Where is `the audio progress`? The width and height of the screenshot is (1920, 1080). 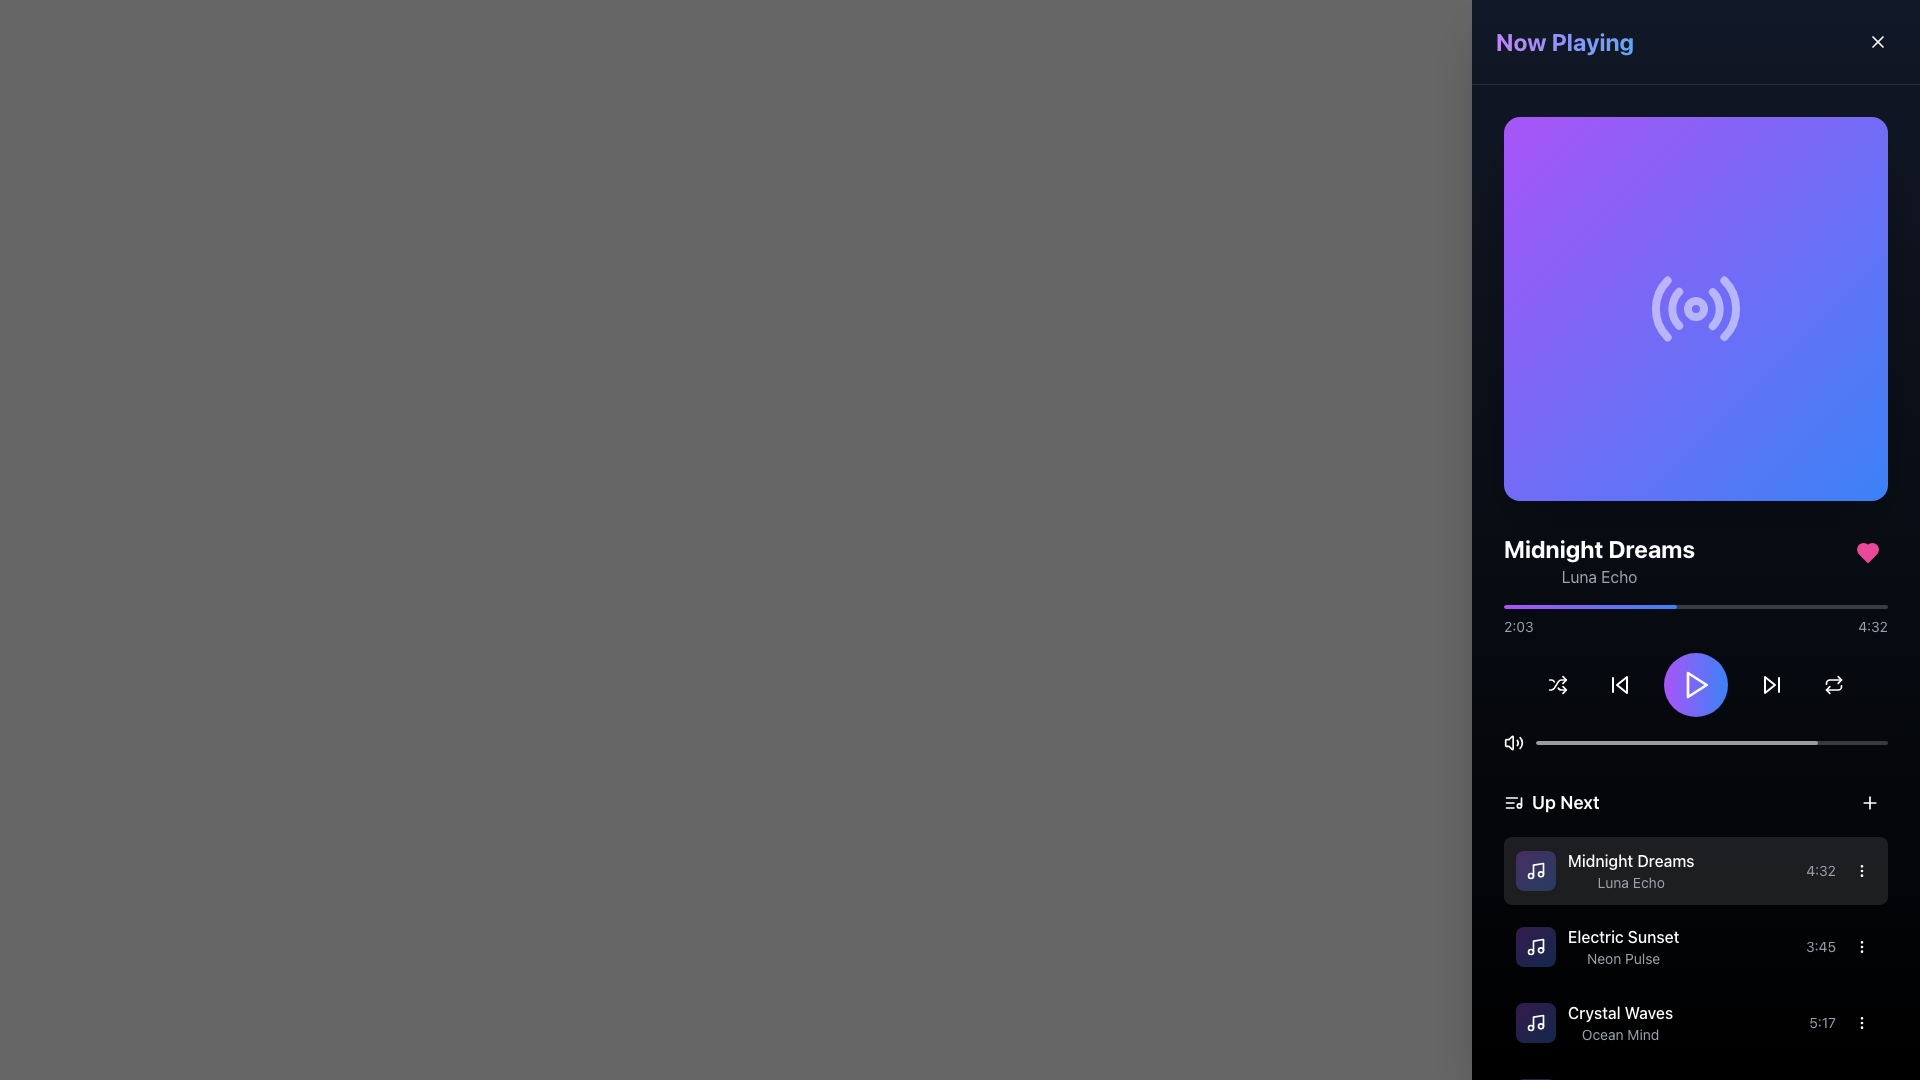
the audio progress is located at coordinates (1733, 605).